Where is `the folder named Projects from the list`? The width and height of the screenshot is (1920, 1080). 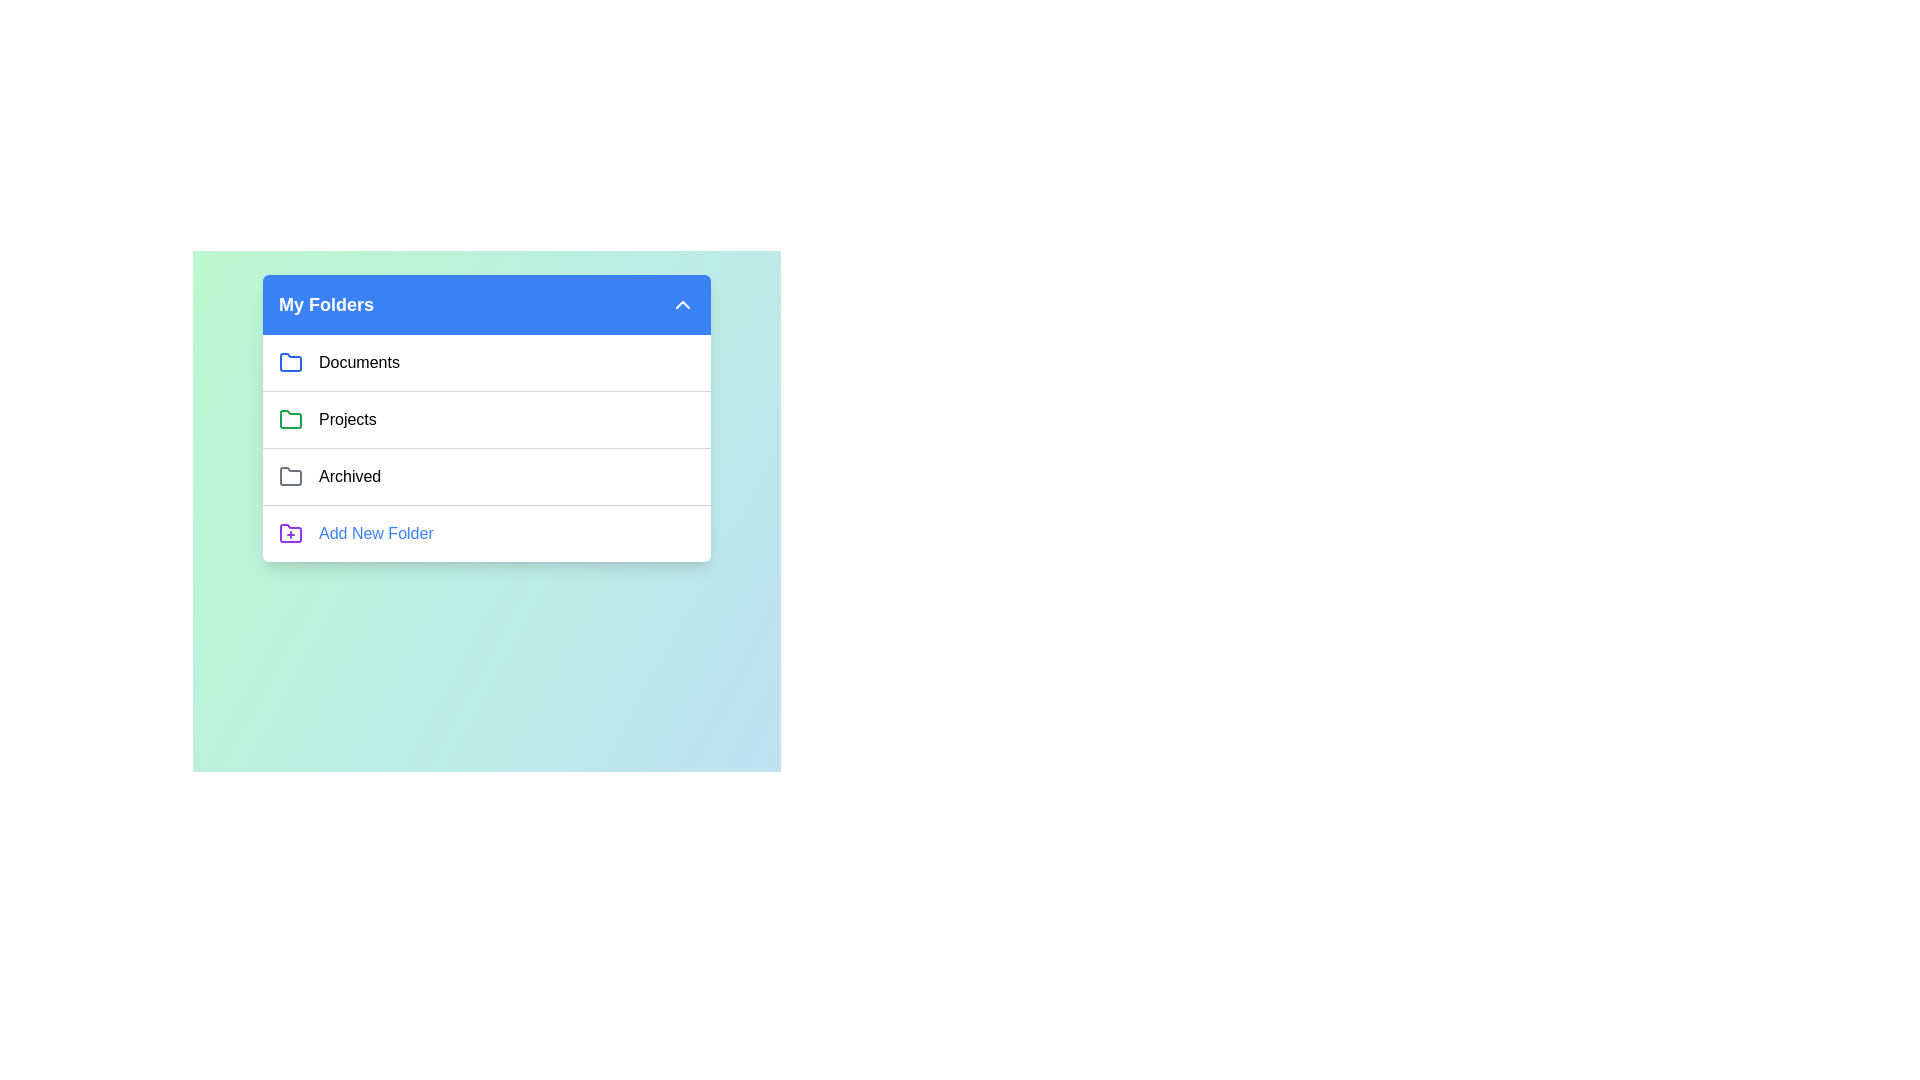
the folder named Projects from the list is located at coordinates (346, 419).